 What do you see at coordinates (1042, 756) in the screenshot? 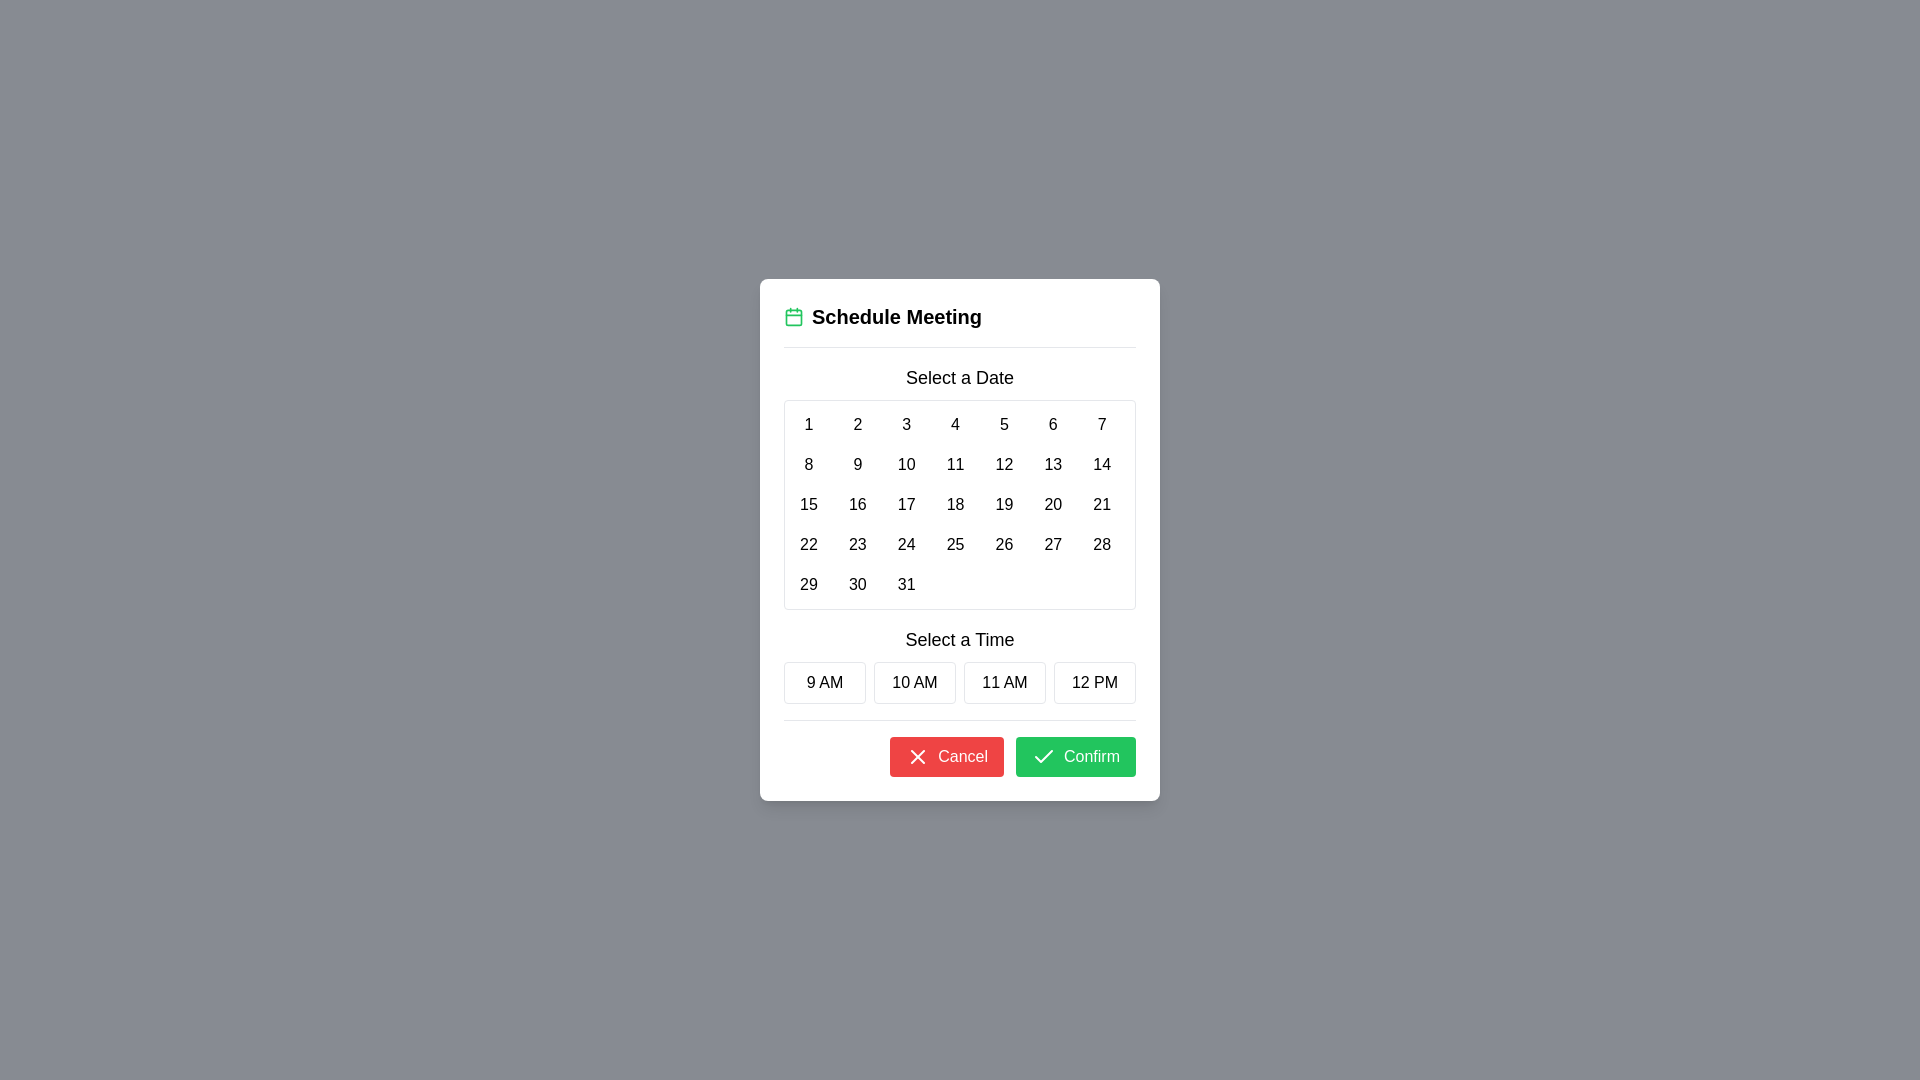
I see `the checkmark icon located centrally within the green Confirm button at the bottom right corner of the dialog box` at bounding box center [1042, 756].